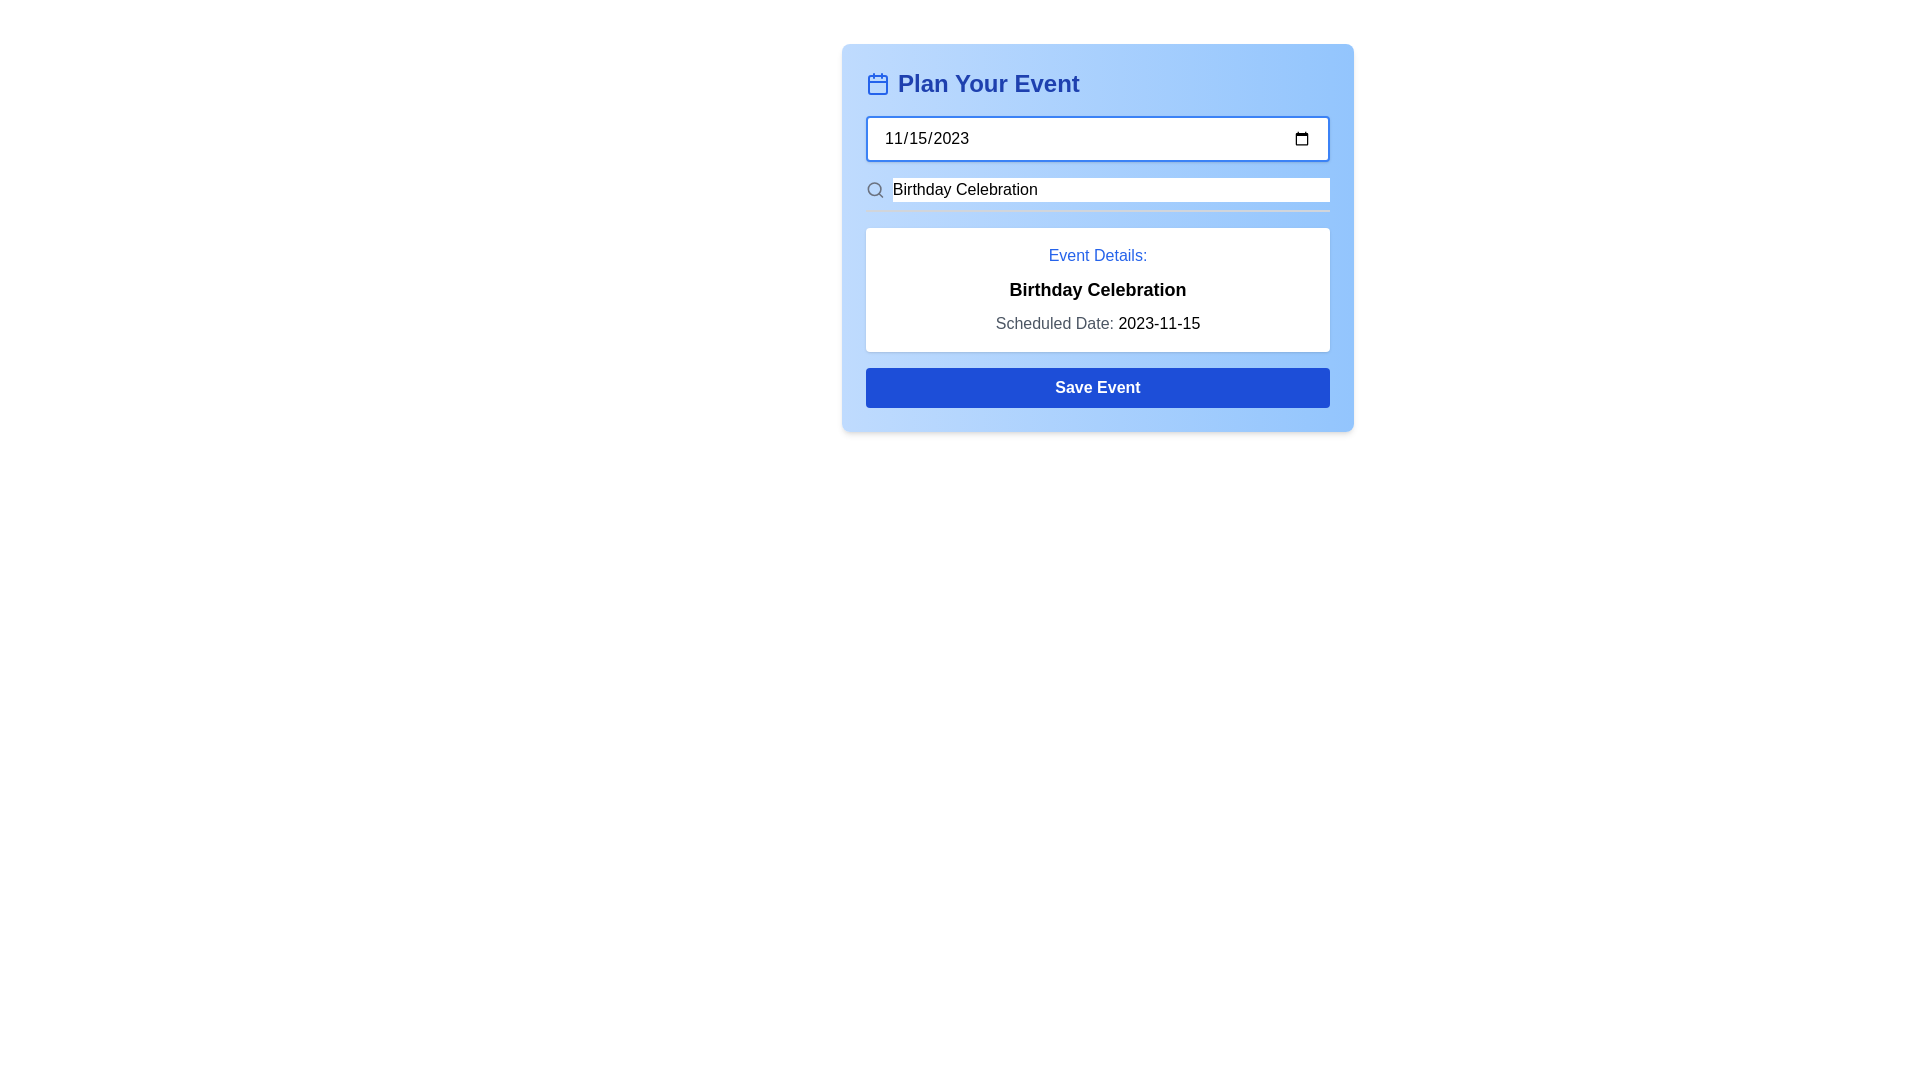 Image resolution: width=1920 pixels, height=1080 pixels. What do you see at coordinates (1159, 322) in the screenshot?
I see `displayed static text '2023-11-15' which is part of the sentence 'Scheduled Date: 2023-11-15' located in the event details section of the 'Plan Your Event' card` at bounding box center [1159, 322].